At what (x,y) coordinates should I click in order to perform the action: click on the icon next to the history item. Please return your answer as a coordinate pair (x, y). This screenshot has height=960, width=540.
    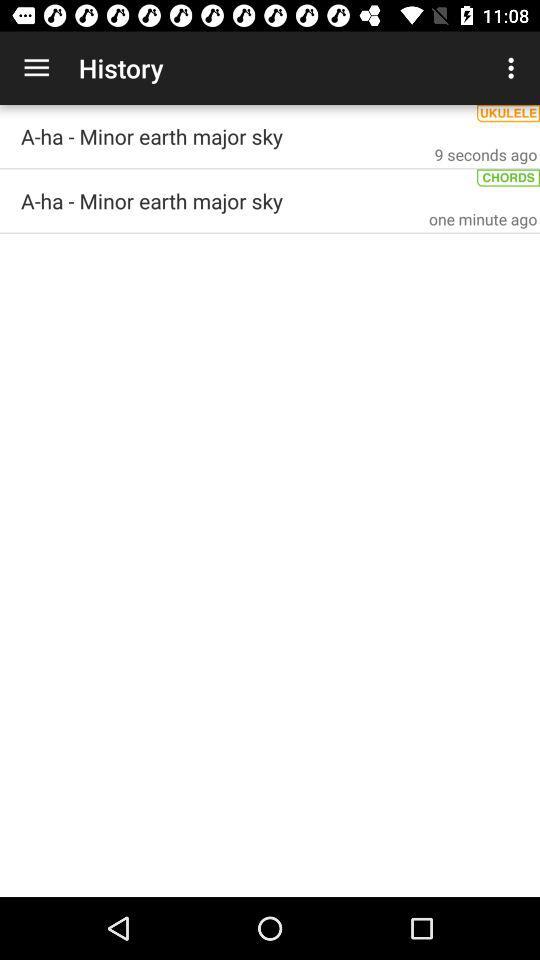
    Looking at the image, I should click on (513, 68).